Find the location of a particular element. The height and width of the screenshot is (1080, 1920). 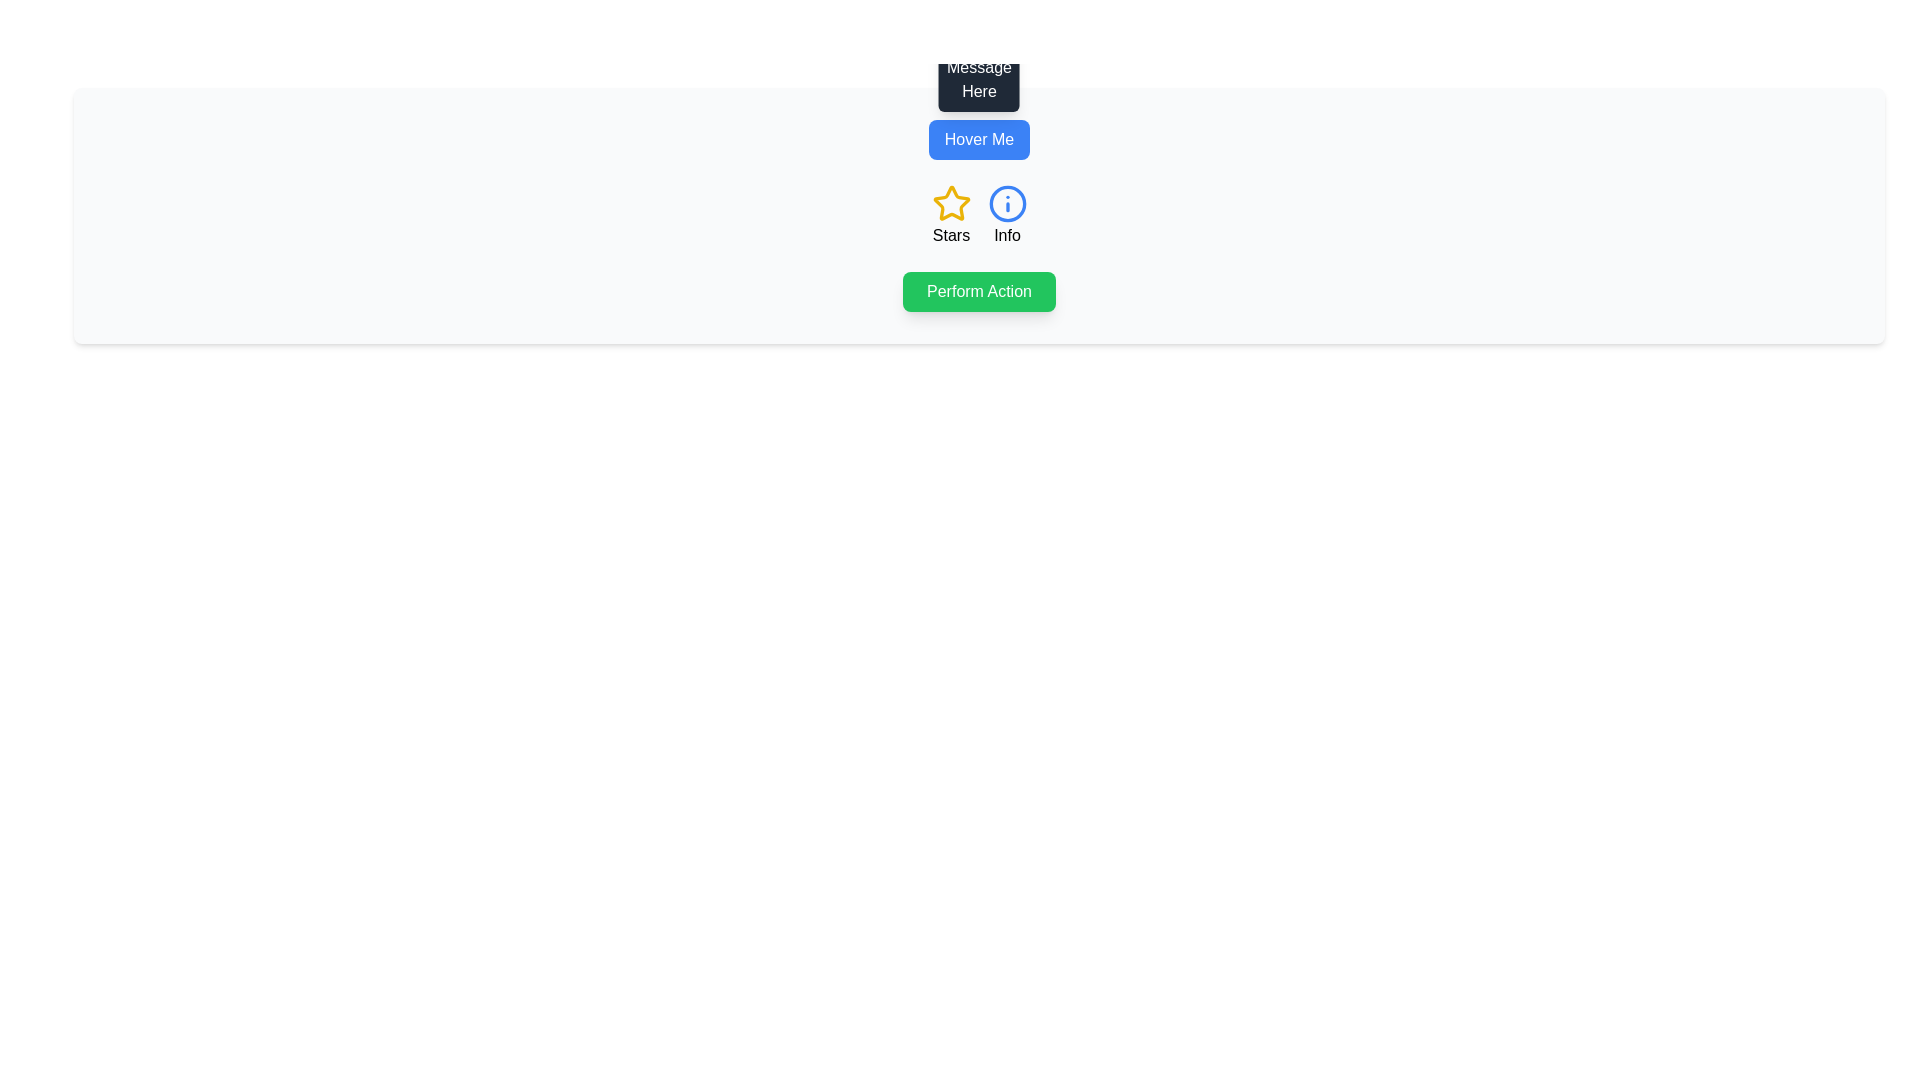

the informational icon with label located in the lower right section of the 'StarsInfo' group, positioned to the right of the 'Stars' icon for visual information is located at coordinates (1007, 216).